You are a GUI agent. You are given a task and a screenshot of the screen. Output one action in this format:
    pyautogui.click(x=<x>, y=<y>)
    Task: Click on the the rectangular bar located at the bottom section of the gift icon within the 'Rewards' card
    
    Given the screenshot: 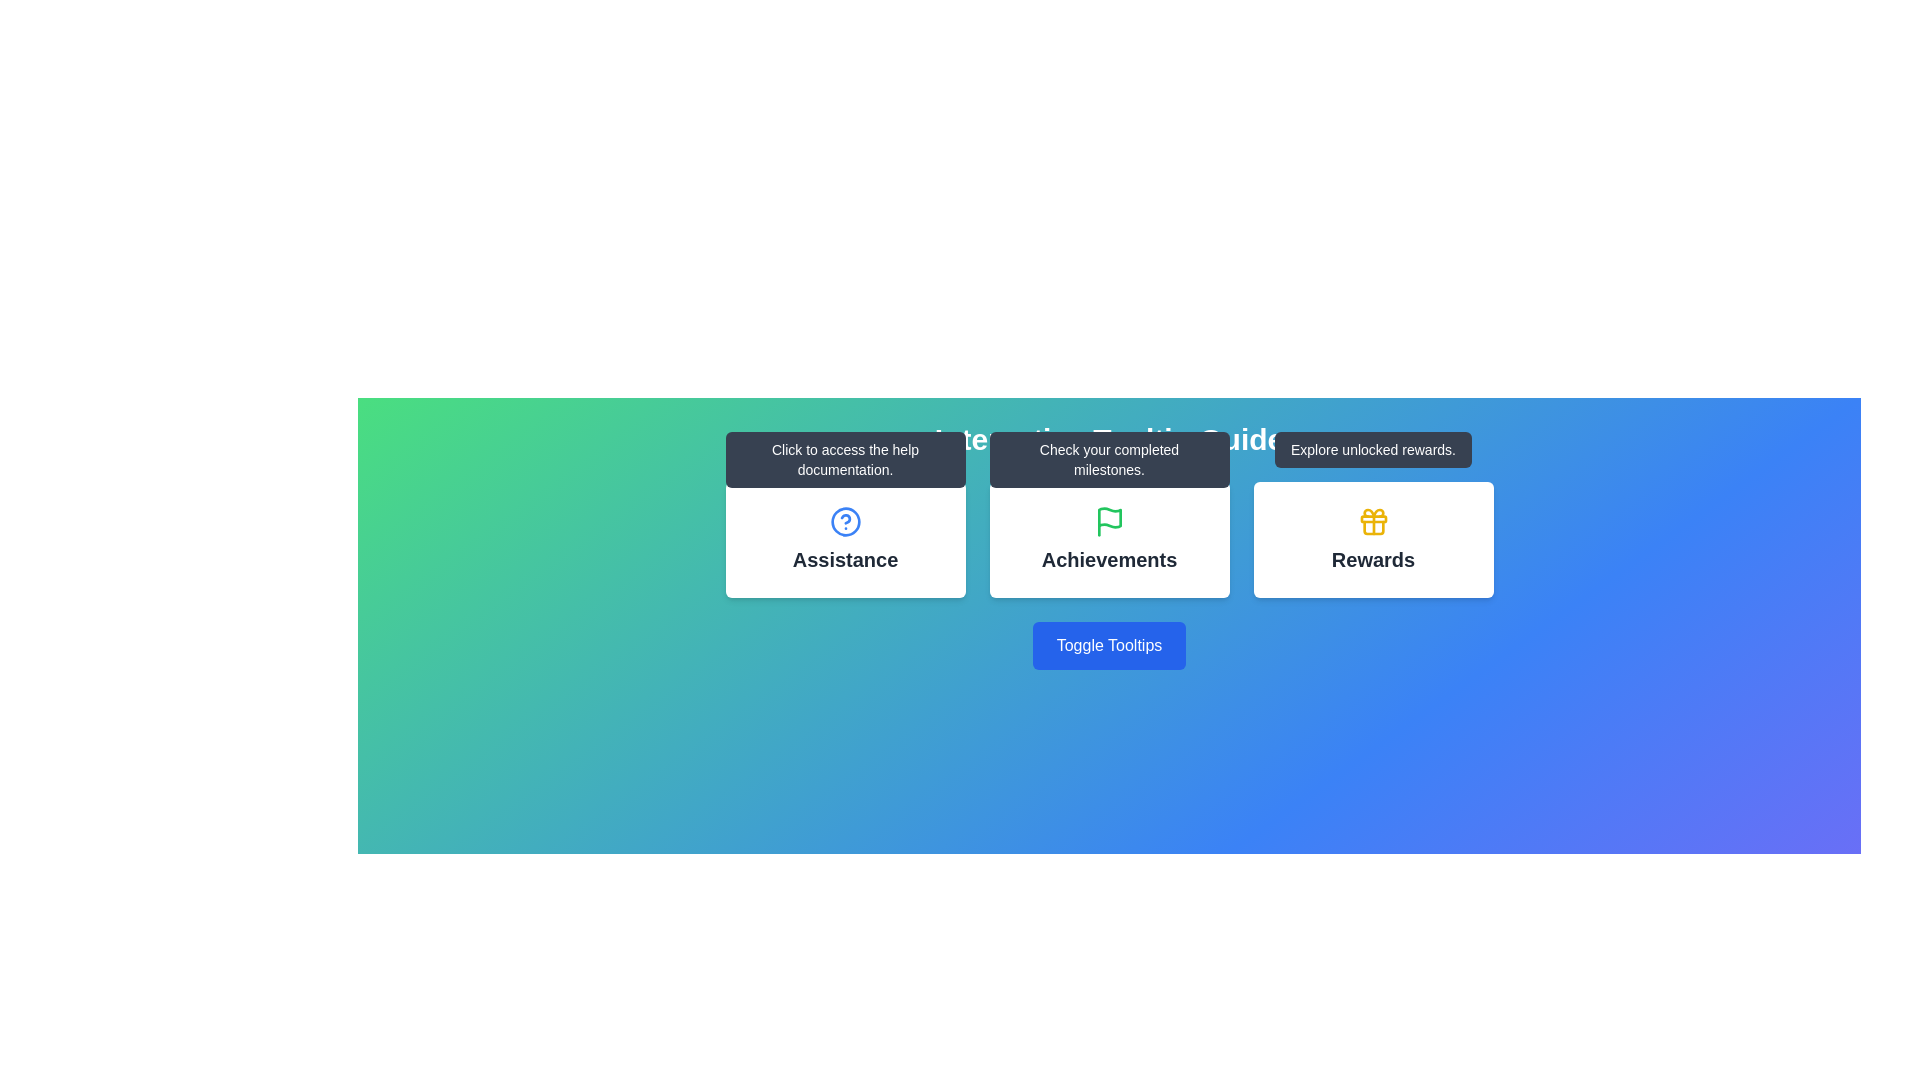 What is the action you would take?
    pyautogui.click(x=1372, y=518)
    